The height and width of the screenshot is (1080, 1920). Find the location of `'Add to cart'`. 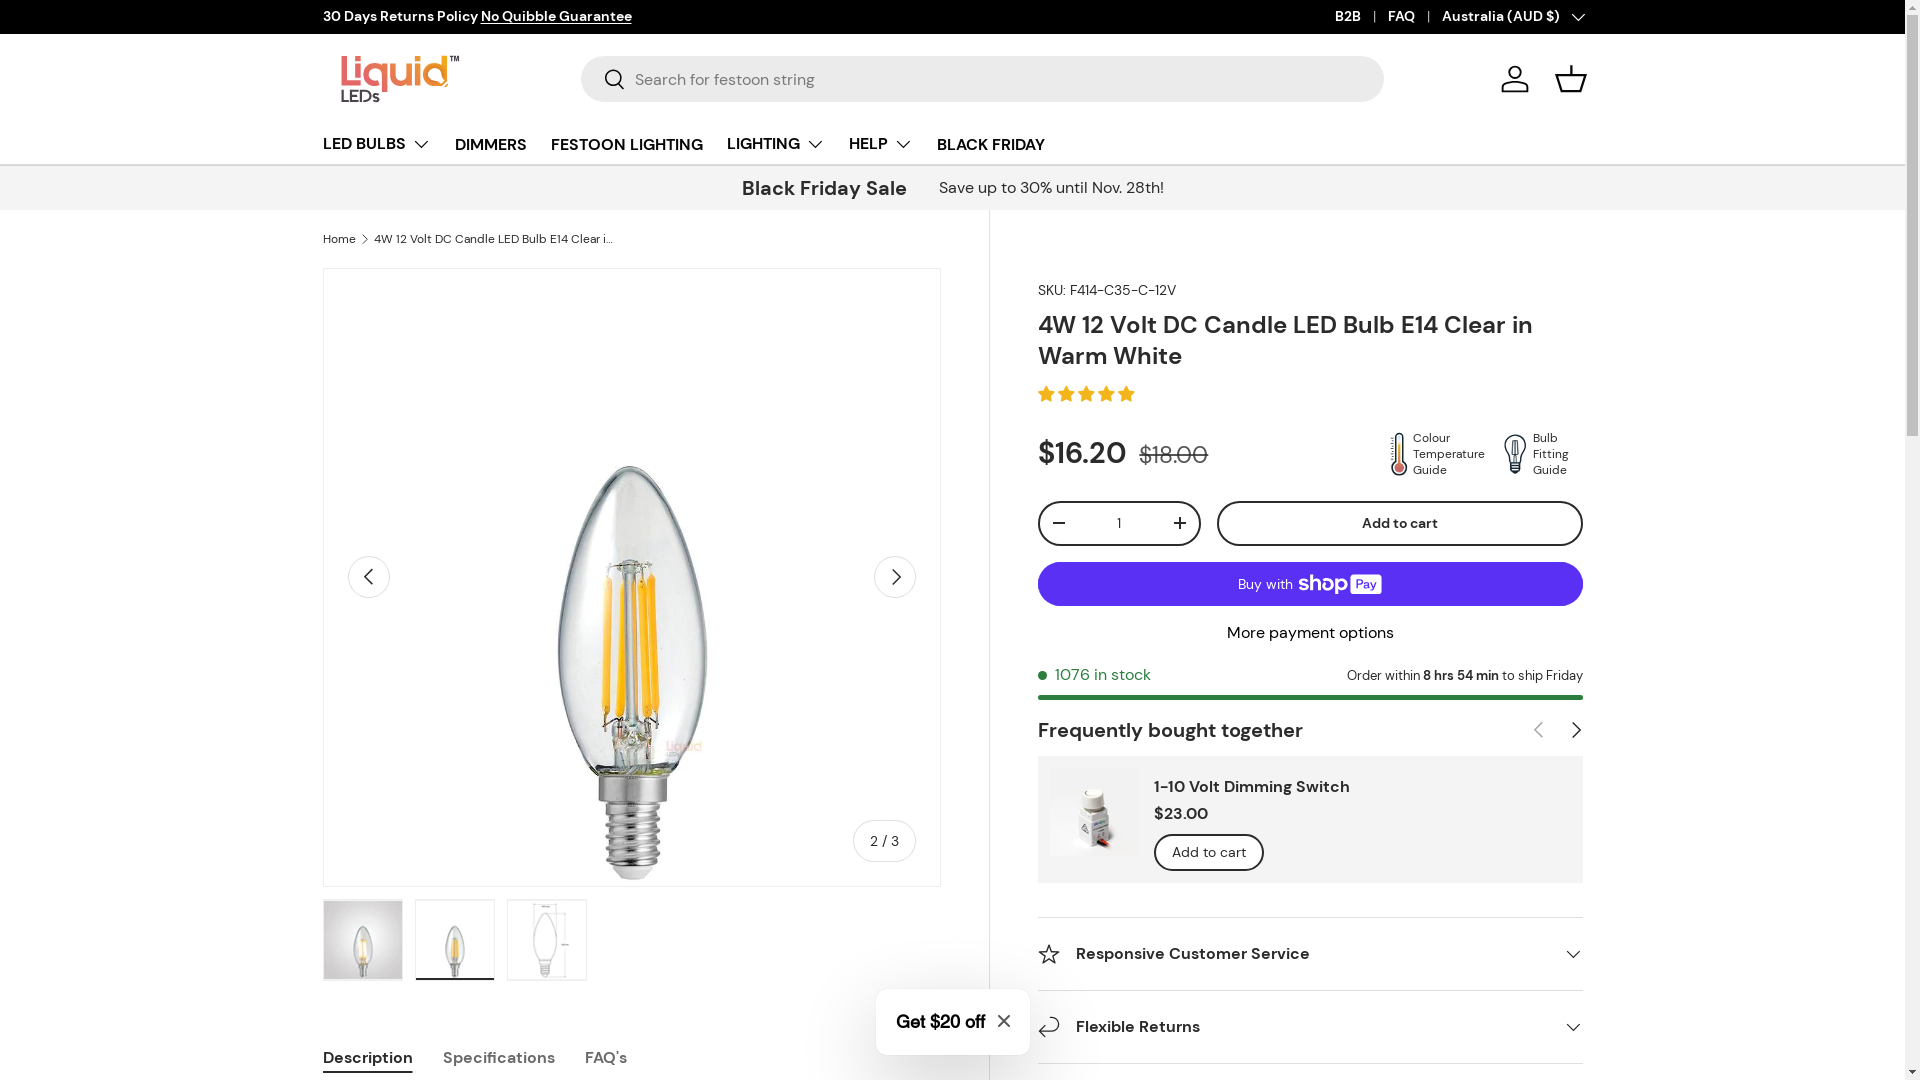

'Add to cart' is located at coordinates (1399, 522).